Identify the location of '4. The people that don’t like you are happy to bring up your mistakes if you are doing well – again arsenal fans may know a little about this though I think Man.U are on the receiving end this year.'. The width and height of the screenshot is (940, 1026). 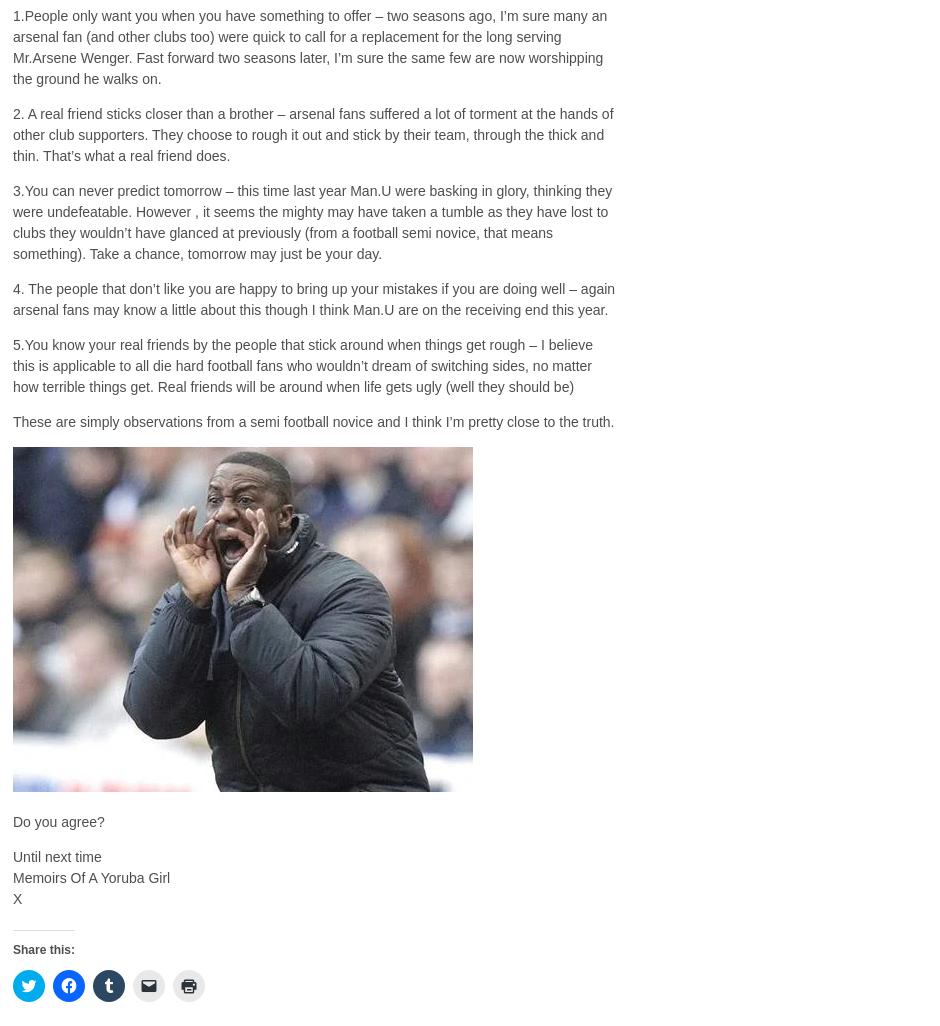
(12, 297).